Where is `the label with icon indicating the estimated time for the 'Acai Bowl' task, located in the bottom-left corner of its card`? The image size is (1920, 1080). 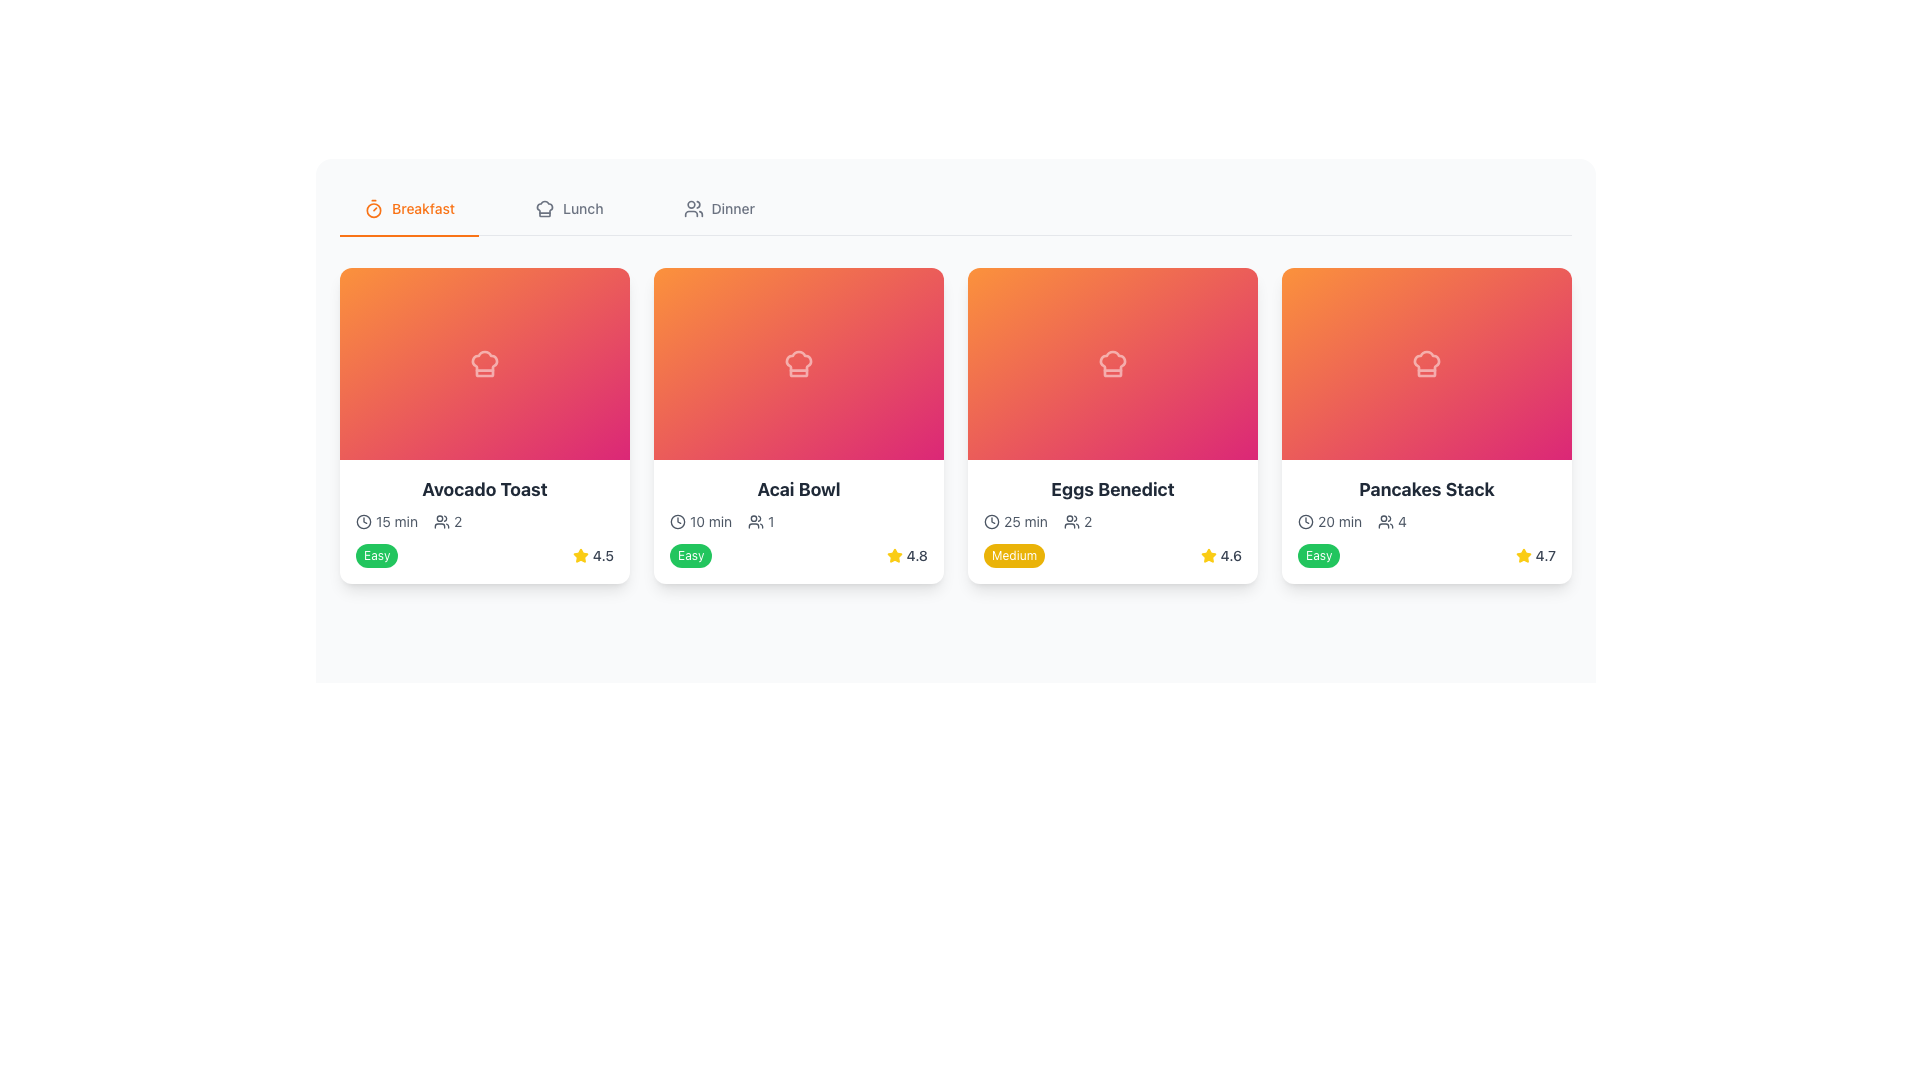 the label with icon indicating the estimated time for the 'Acai Bowl' task, located in the bottom-left corner of its card is located at coordinates (701, 520).